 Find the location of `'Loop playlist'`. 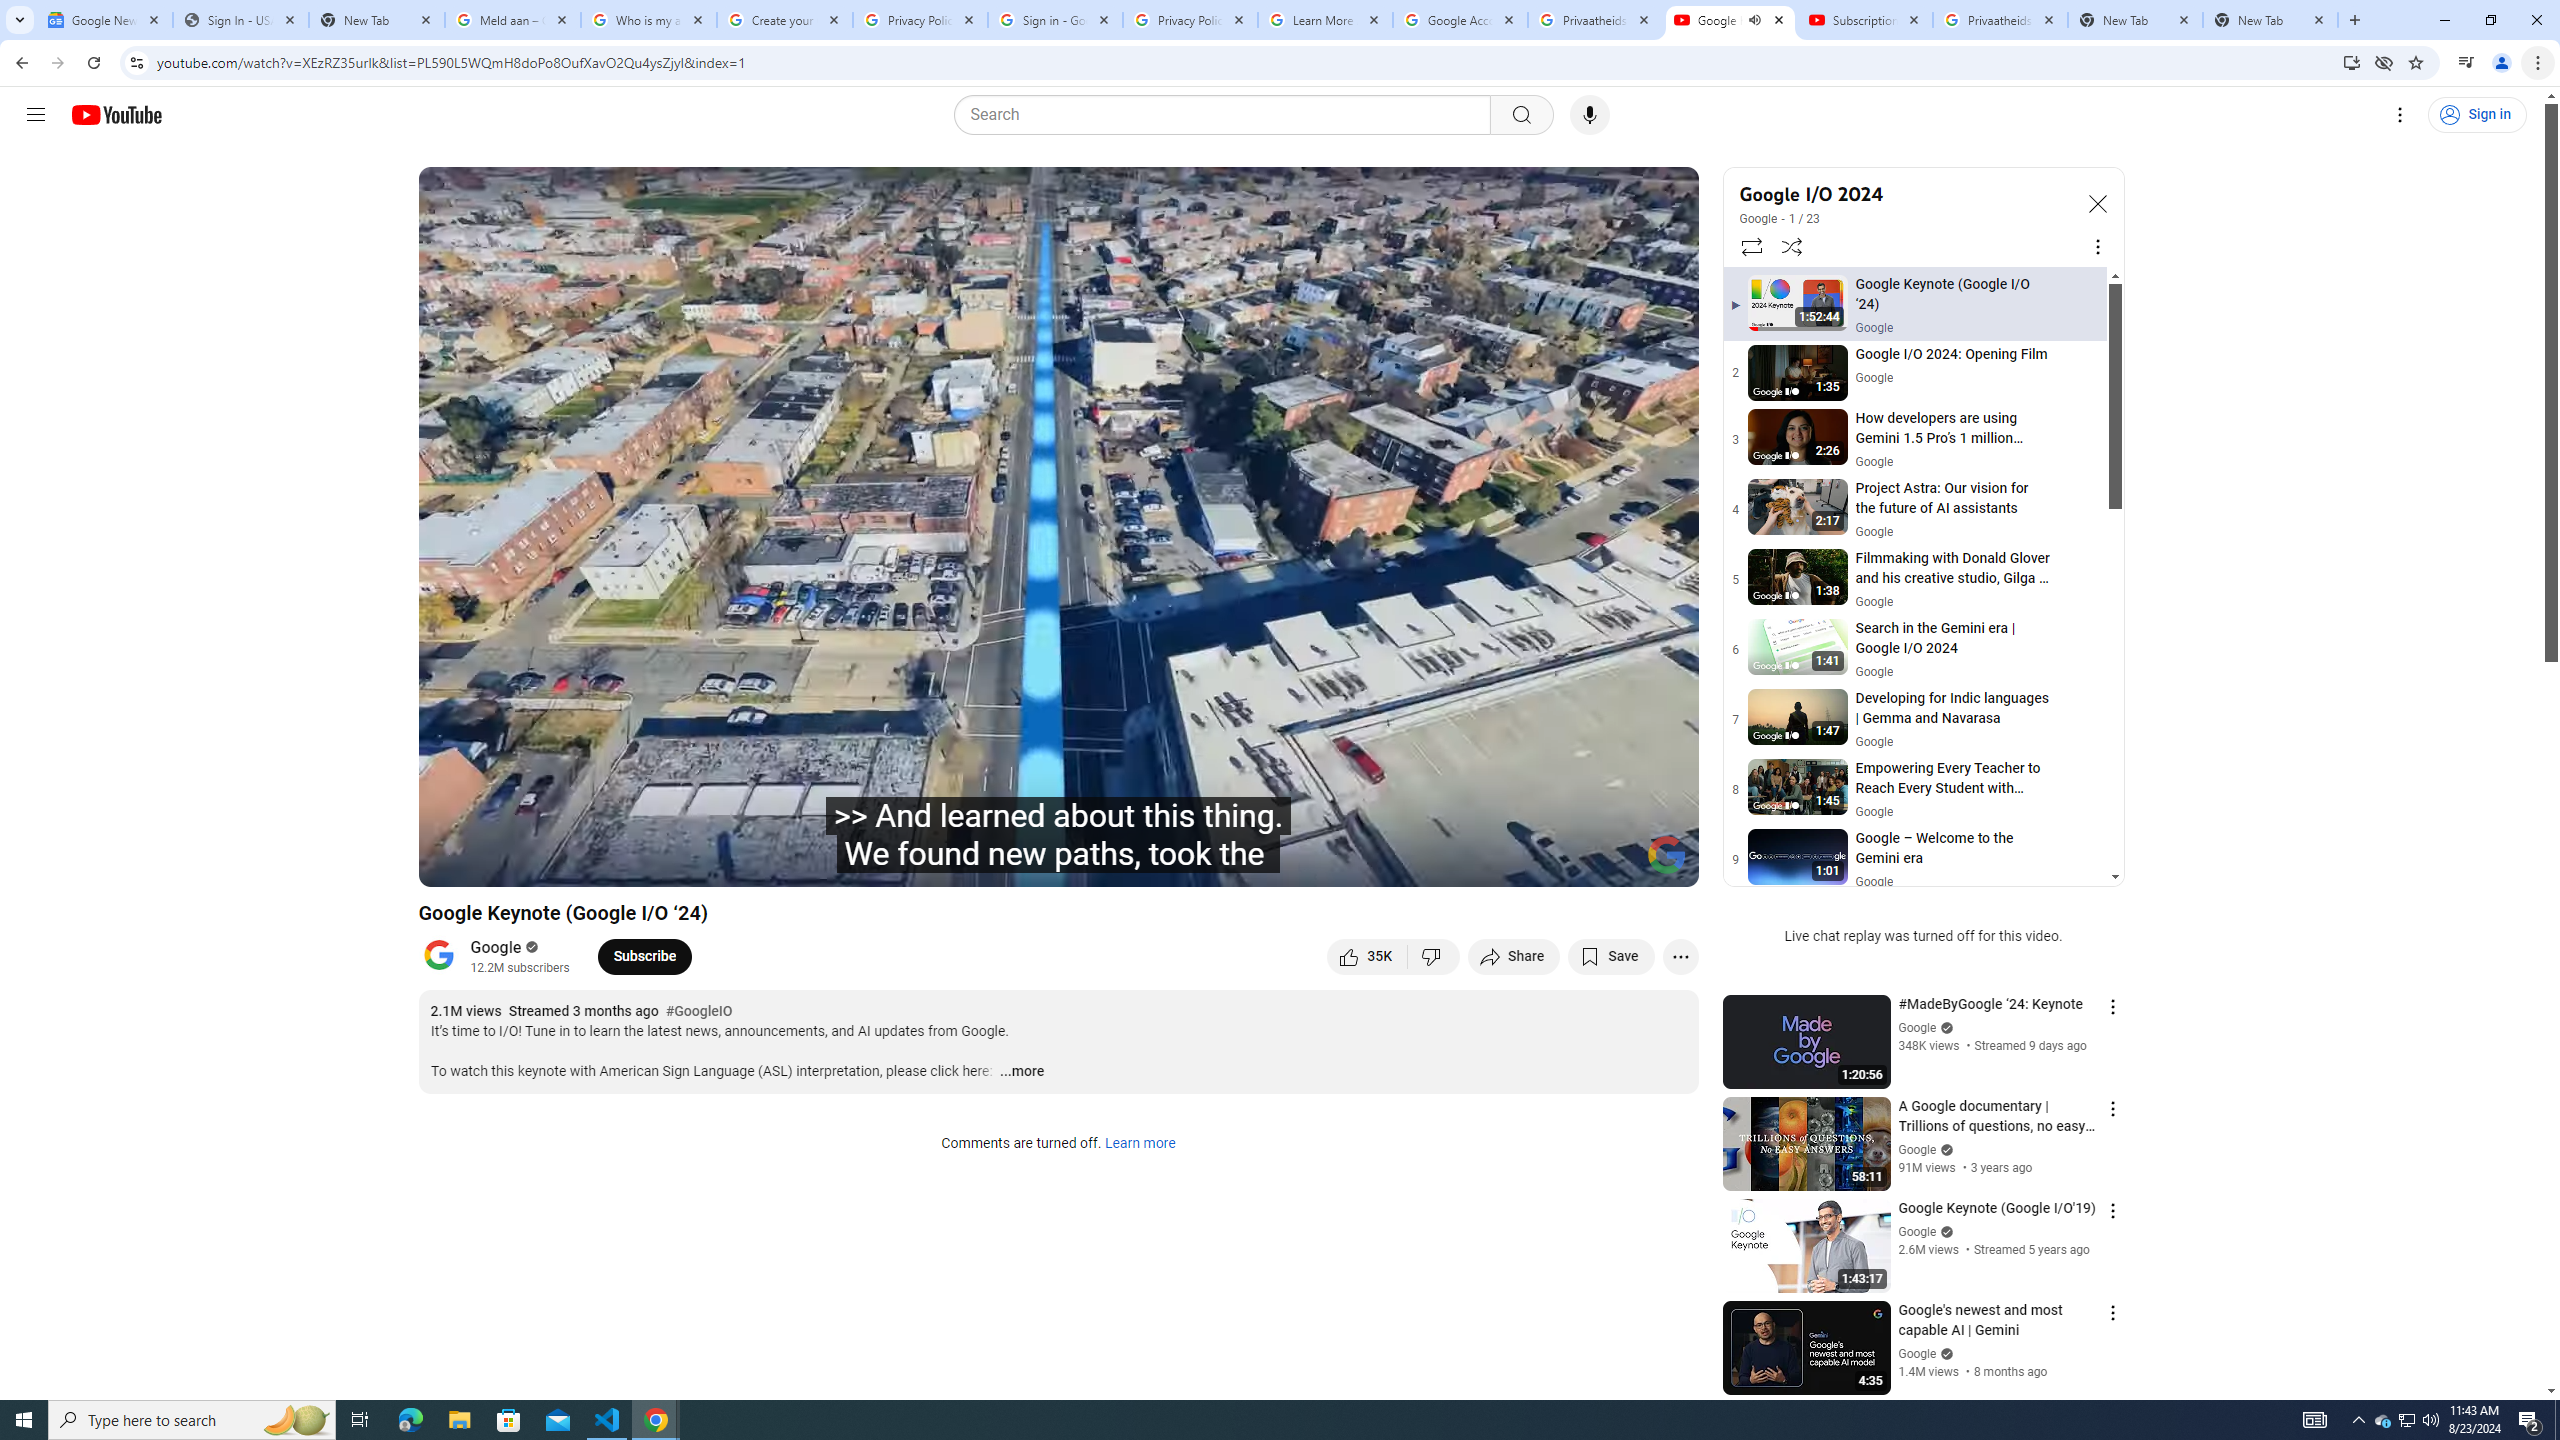

'Loop playlist' is located at coordinates (1750, 245).